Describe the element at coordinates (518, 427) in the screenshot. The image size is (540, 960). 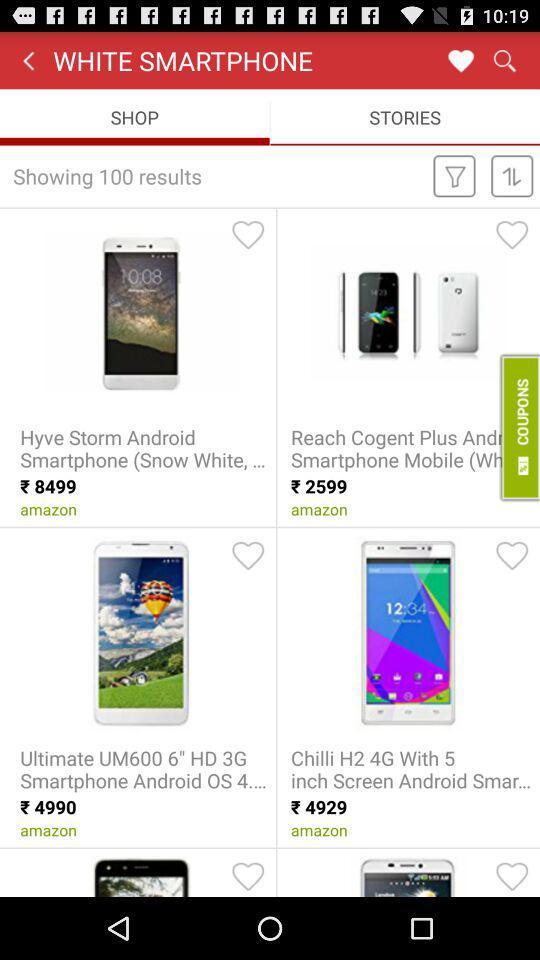
I see `coupons` at that location.